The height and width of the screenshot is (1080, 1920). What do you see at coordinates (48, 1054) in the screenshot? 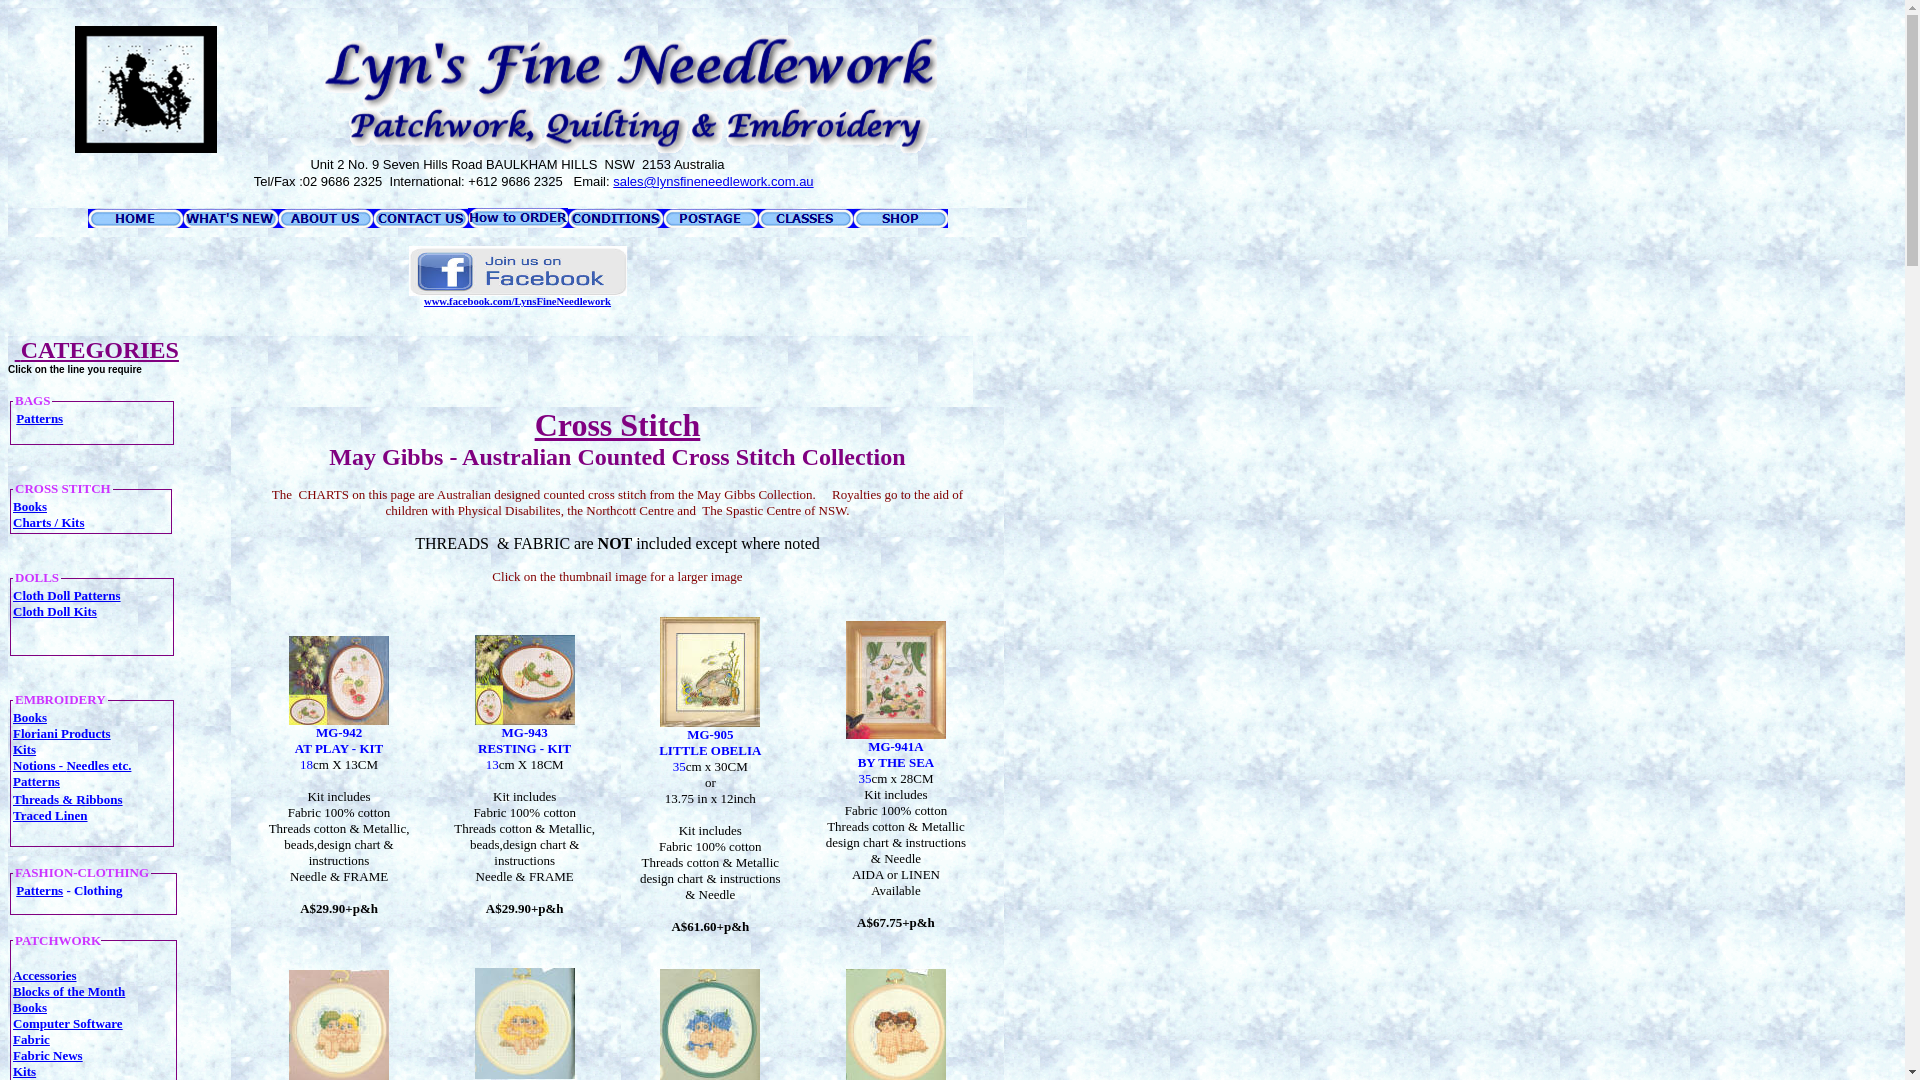
I see `'Fabric News'` at bounding box center [48, 1054].